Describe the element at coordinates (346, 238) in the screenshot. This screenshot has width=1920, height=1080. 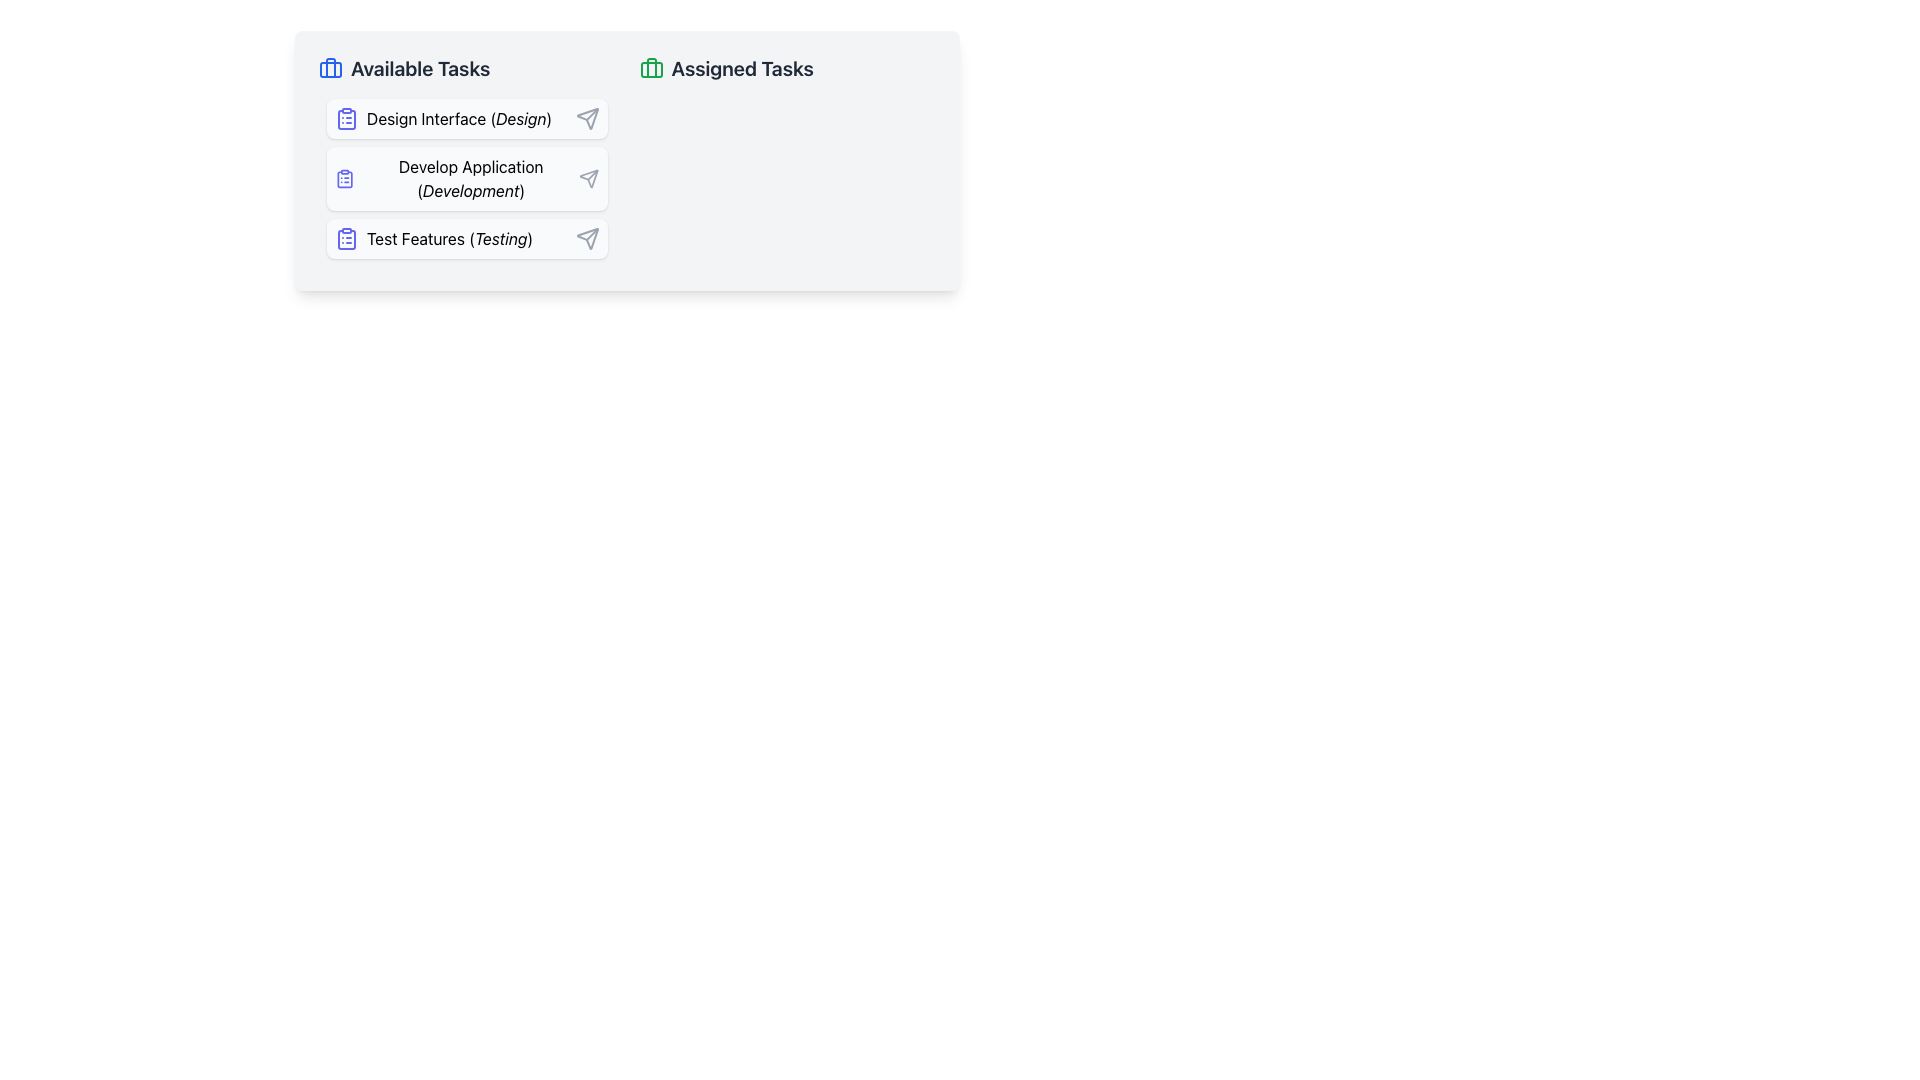
I see `the leftmost icon representing the task 'Test Features (Testing)' located in the bottom section of the list under 'Available Tasks'` at that location.